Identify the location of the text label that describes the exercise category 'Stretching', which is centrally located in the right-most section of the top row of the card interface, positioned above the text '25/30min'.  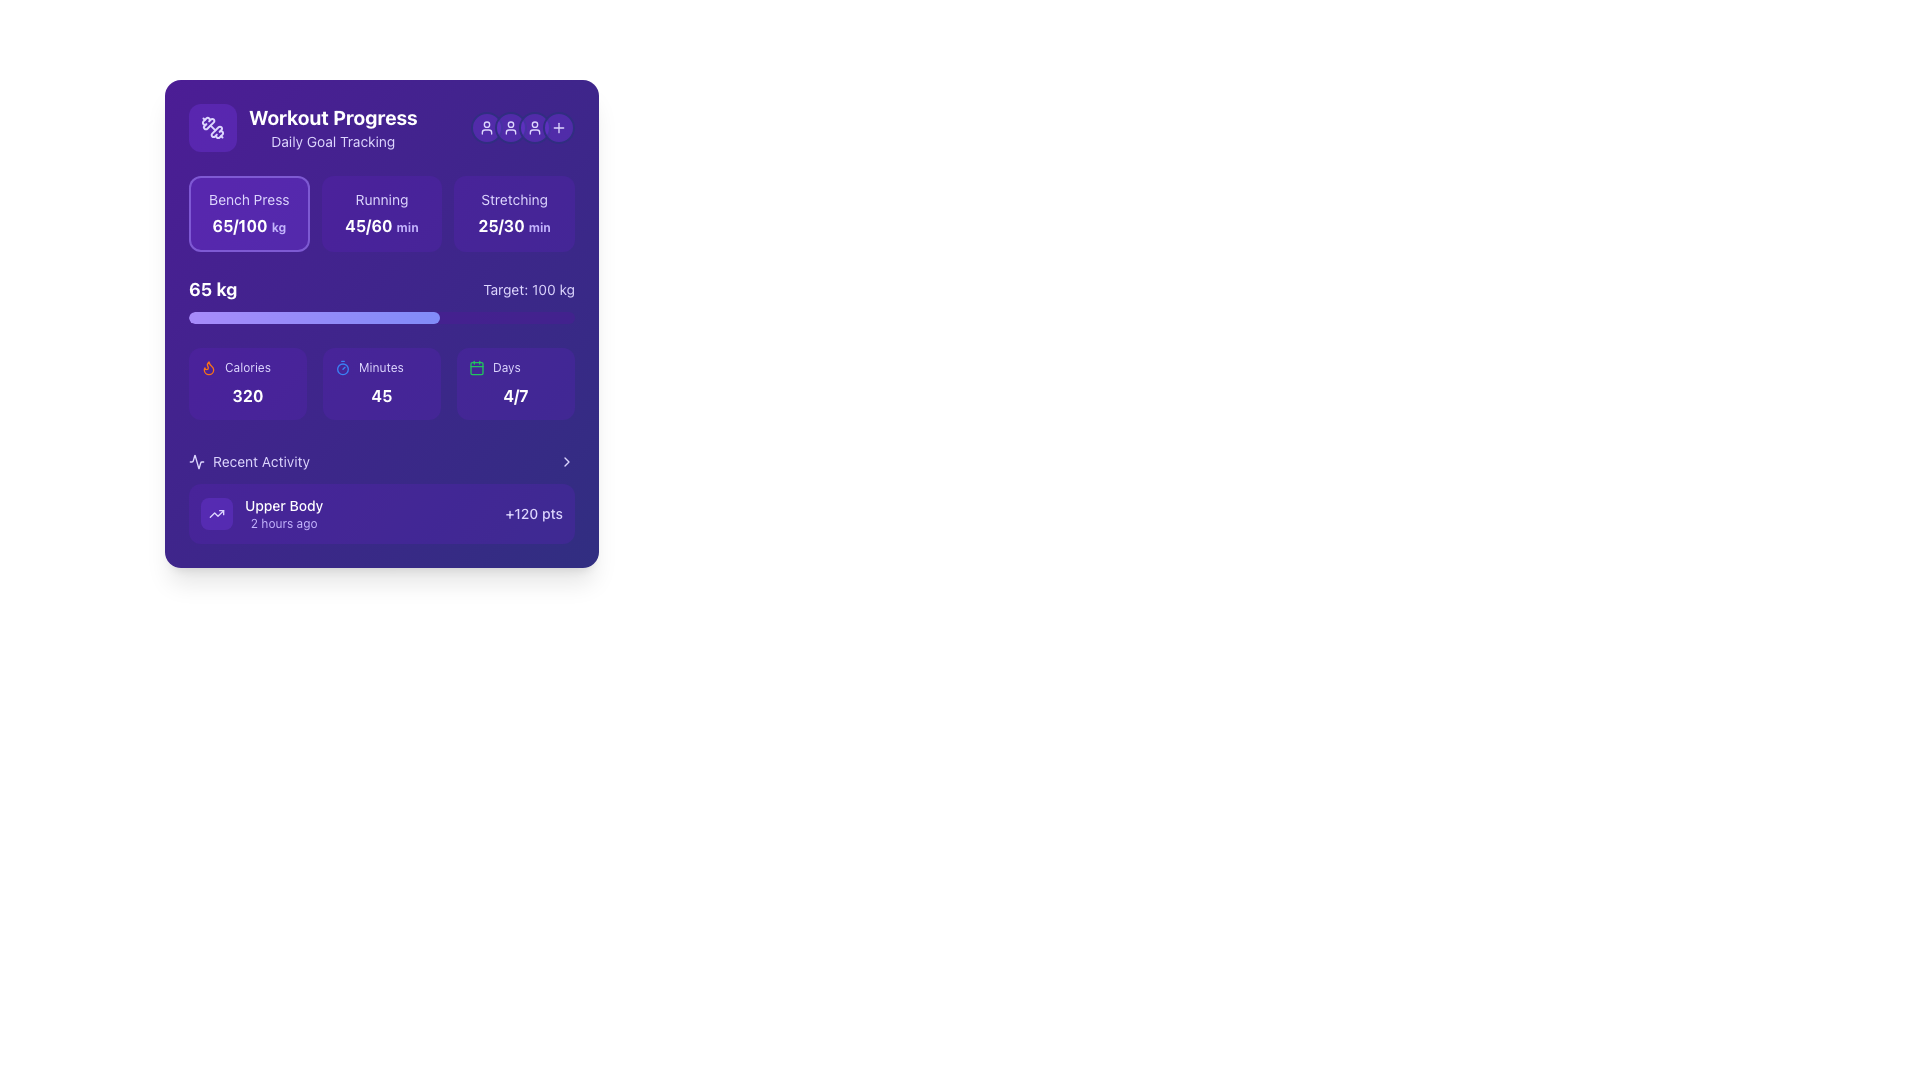
(514, 200).